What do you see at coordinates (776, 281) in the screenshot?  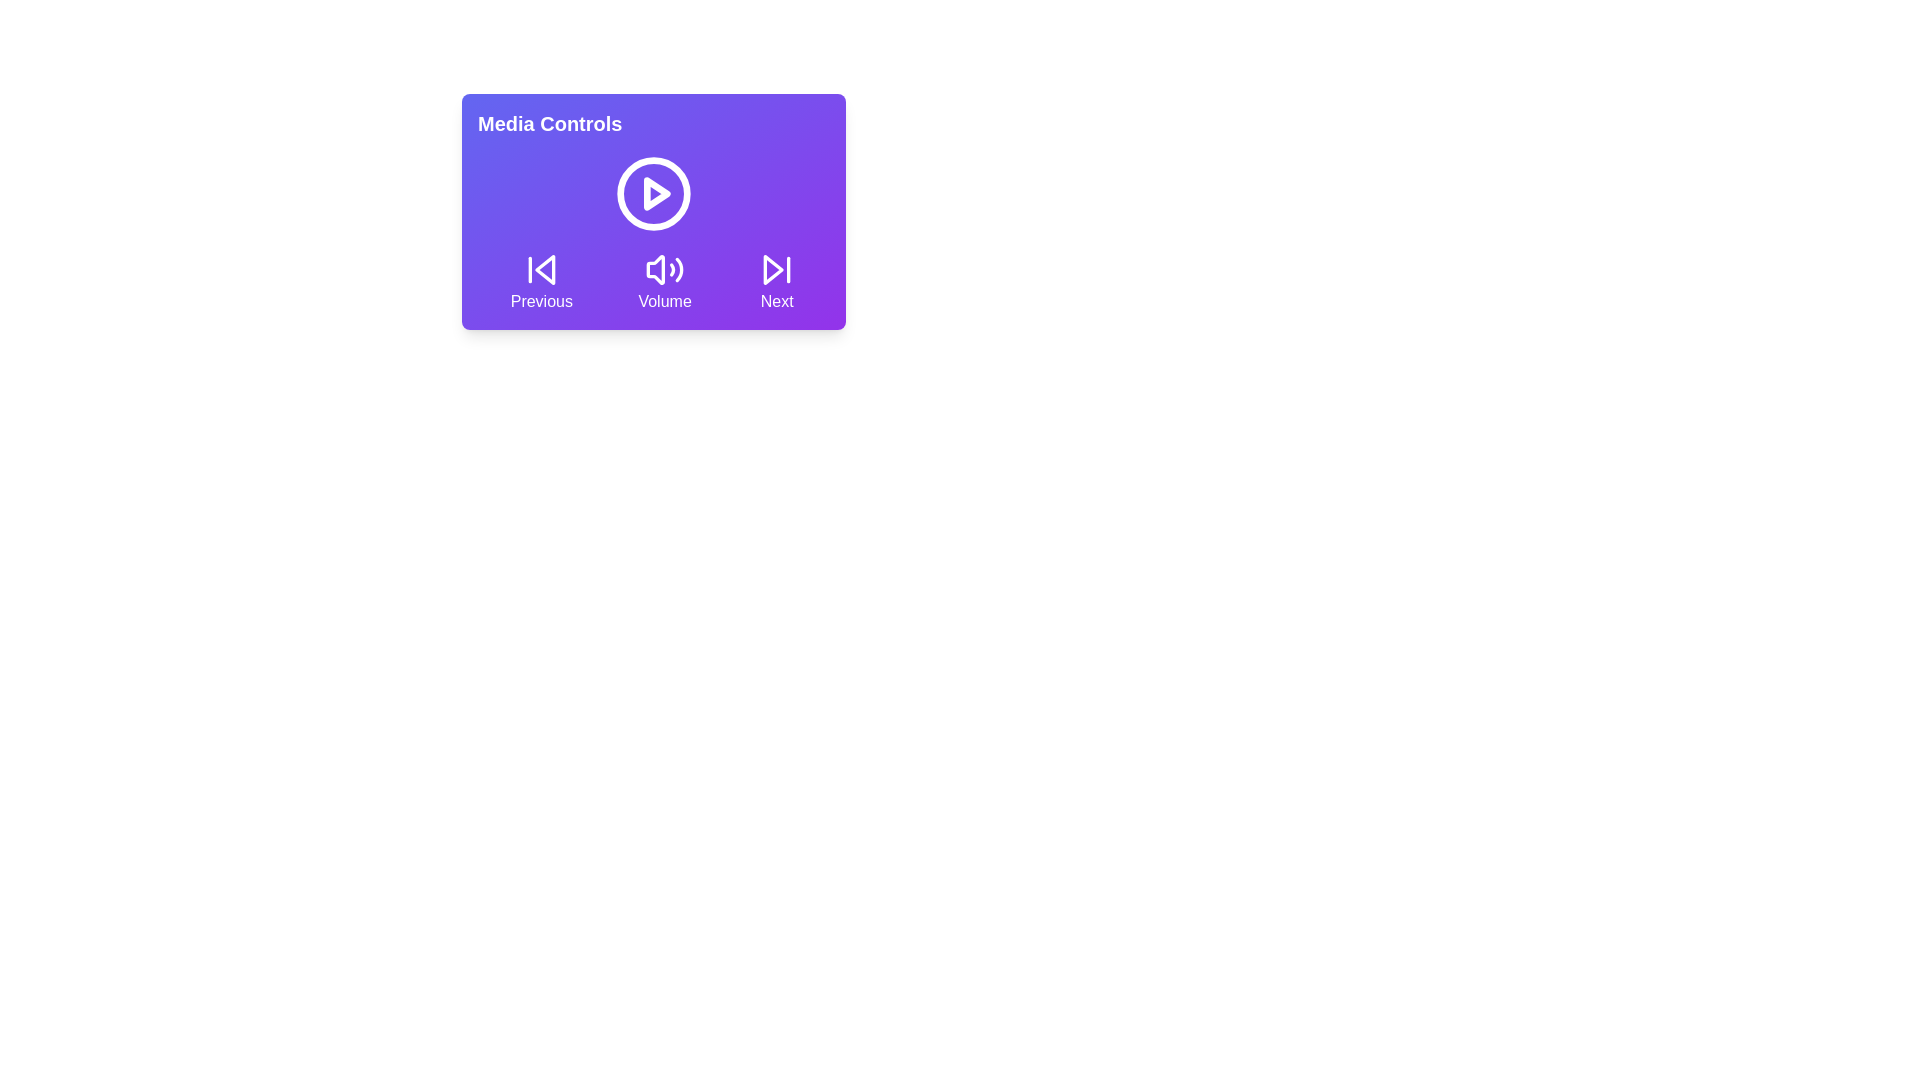 I see `the 'Next' button to skip to the next media` at bounding box center [776, 281].